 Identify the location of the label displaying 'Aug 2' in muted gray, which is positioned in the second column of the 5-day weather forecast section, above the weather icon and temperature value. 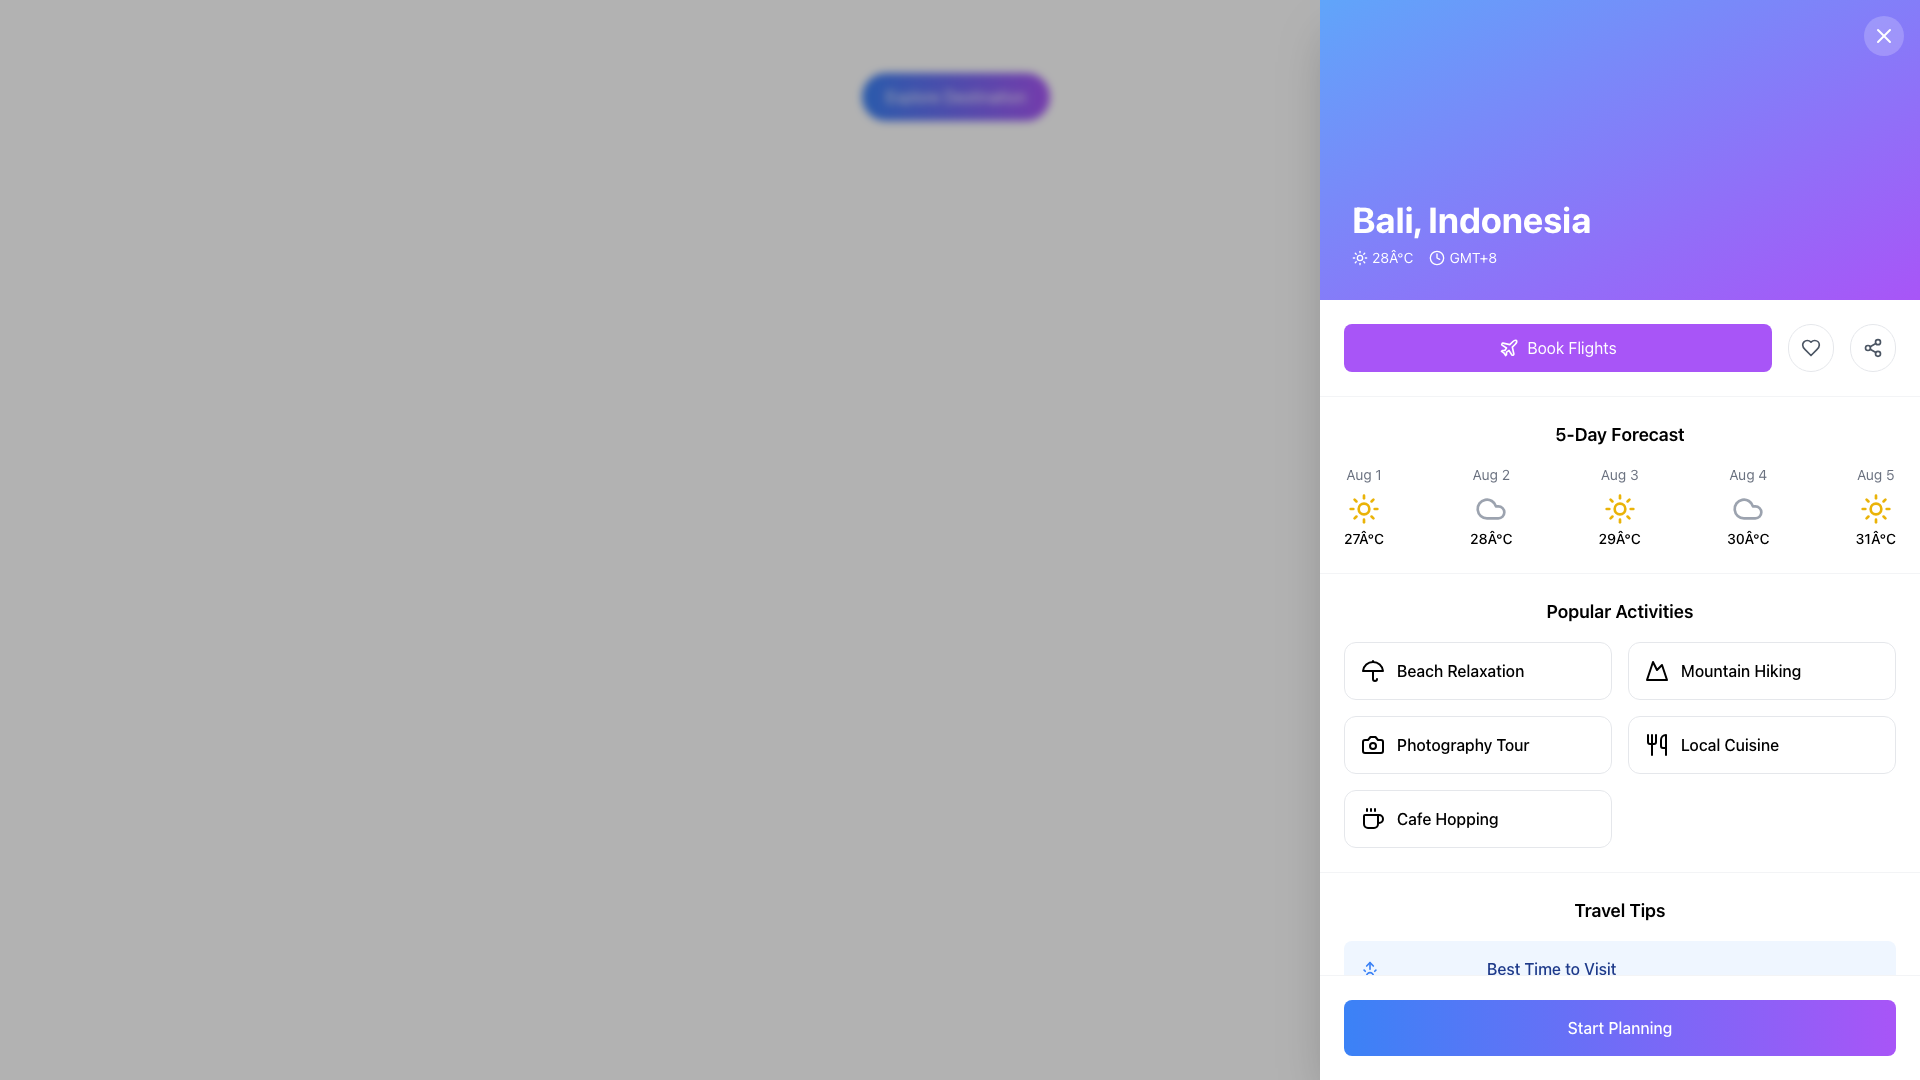
(1491, 474).